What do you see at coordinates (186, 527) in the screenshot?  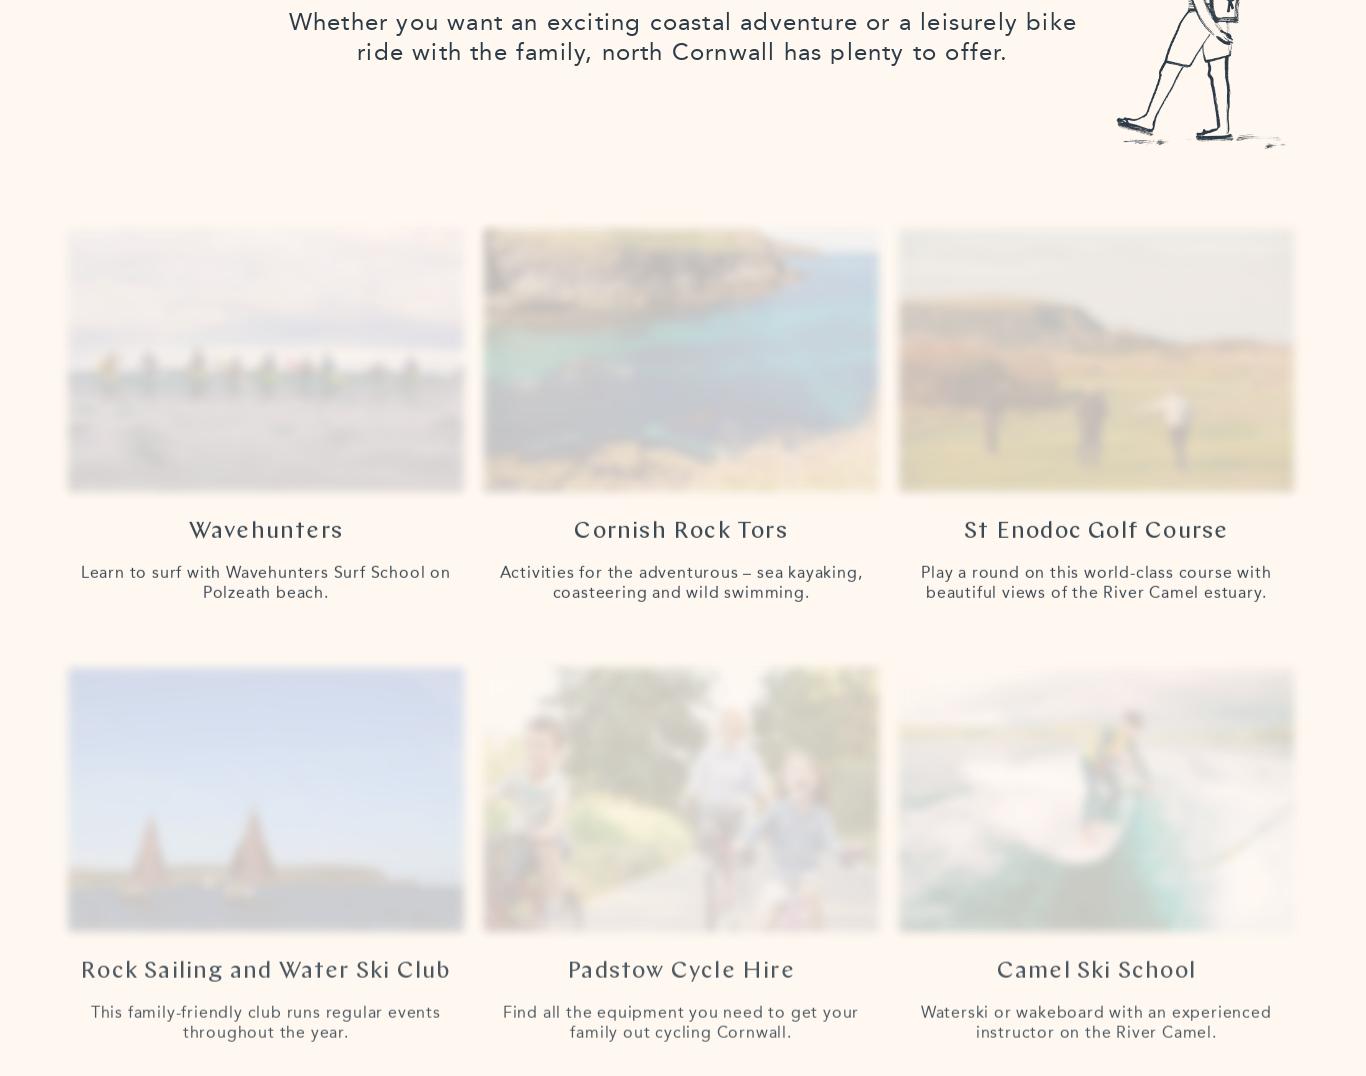 I see `'Wavehunters'` at bounding box center [186, 527].